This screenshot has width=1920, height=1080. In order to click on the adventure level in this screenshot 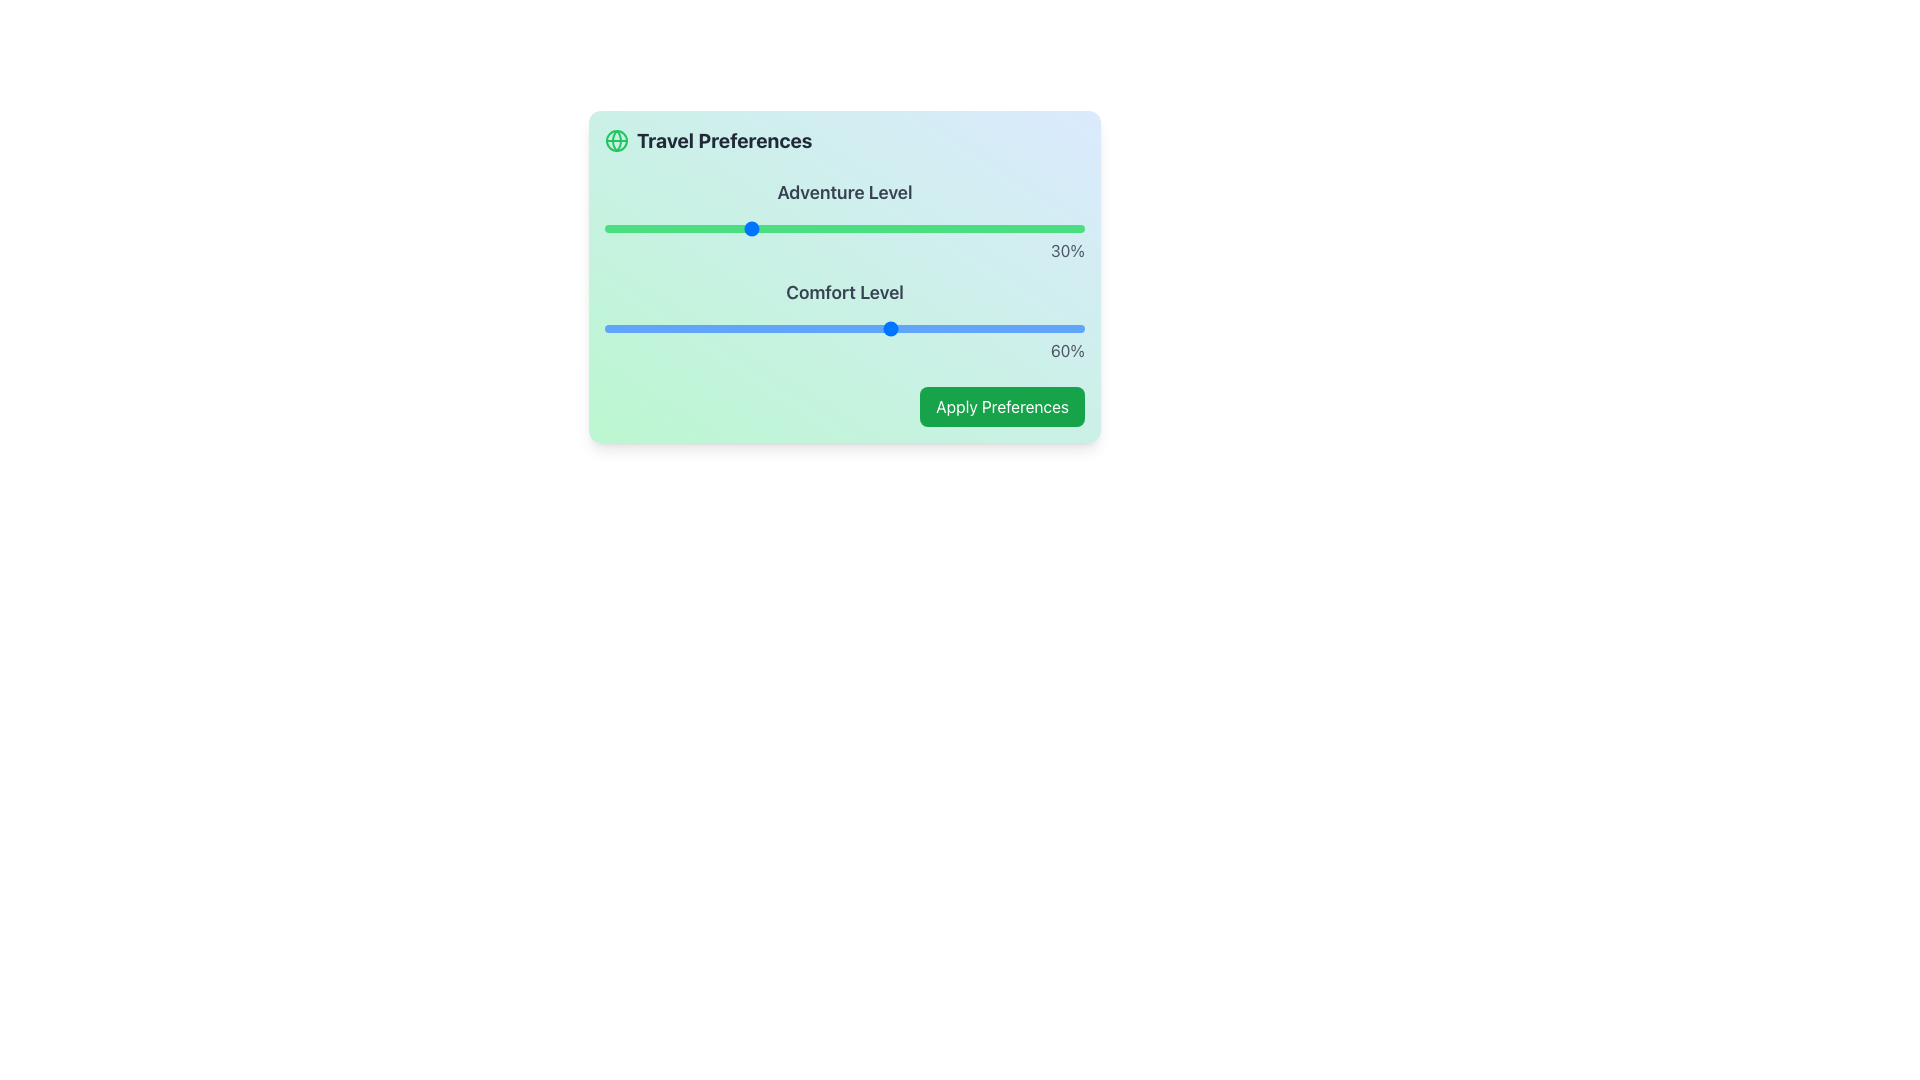, I will do `click(776, 227)`.